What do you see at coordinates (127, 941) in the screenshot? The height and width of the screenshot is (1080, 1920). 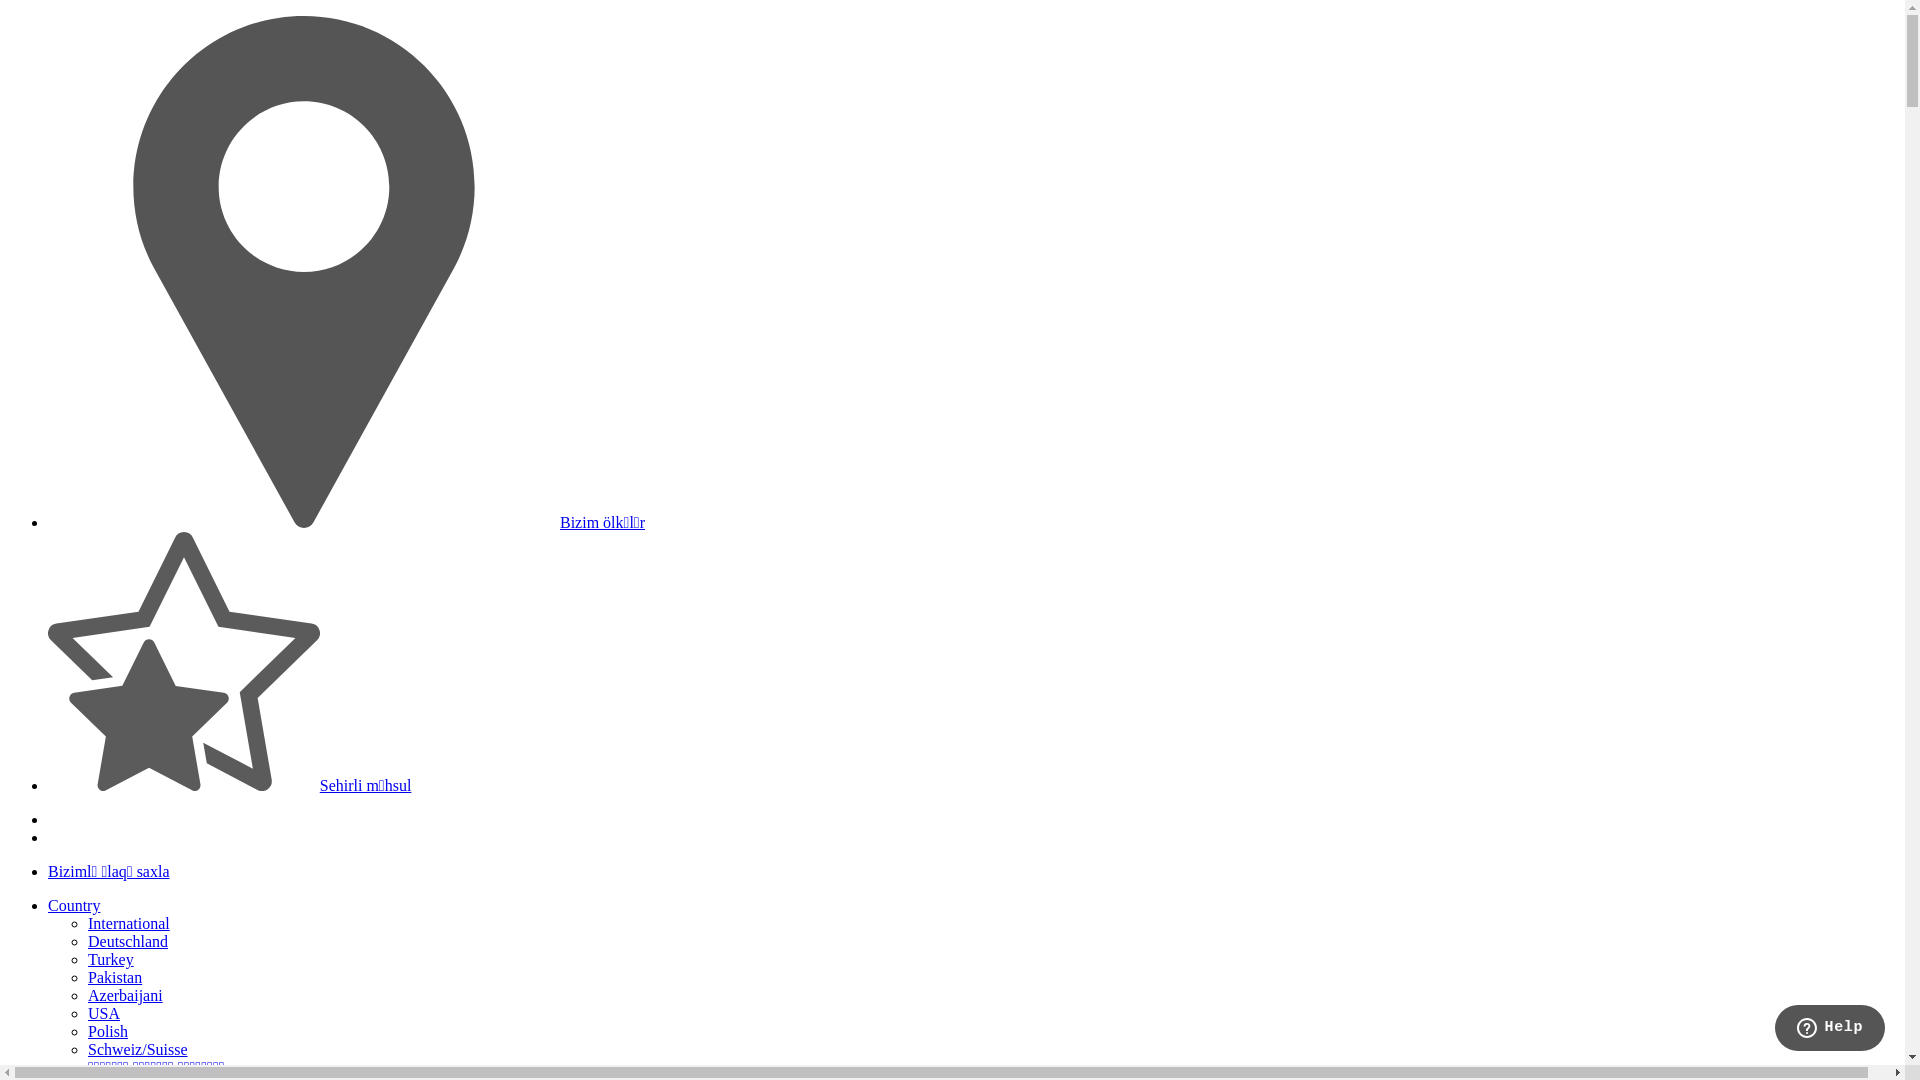 I see `'Deutschland'` at bounding box center [127, 941].